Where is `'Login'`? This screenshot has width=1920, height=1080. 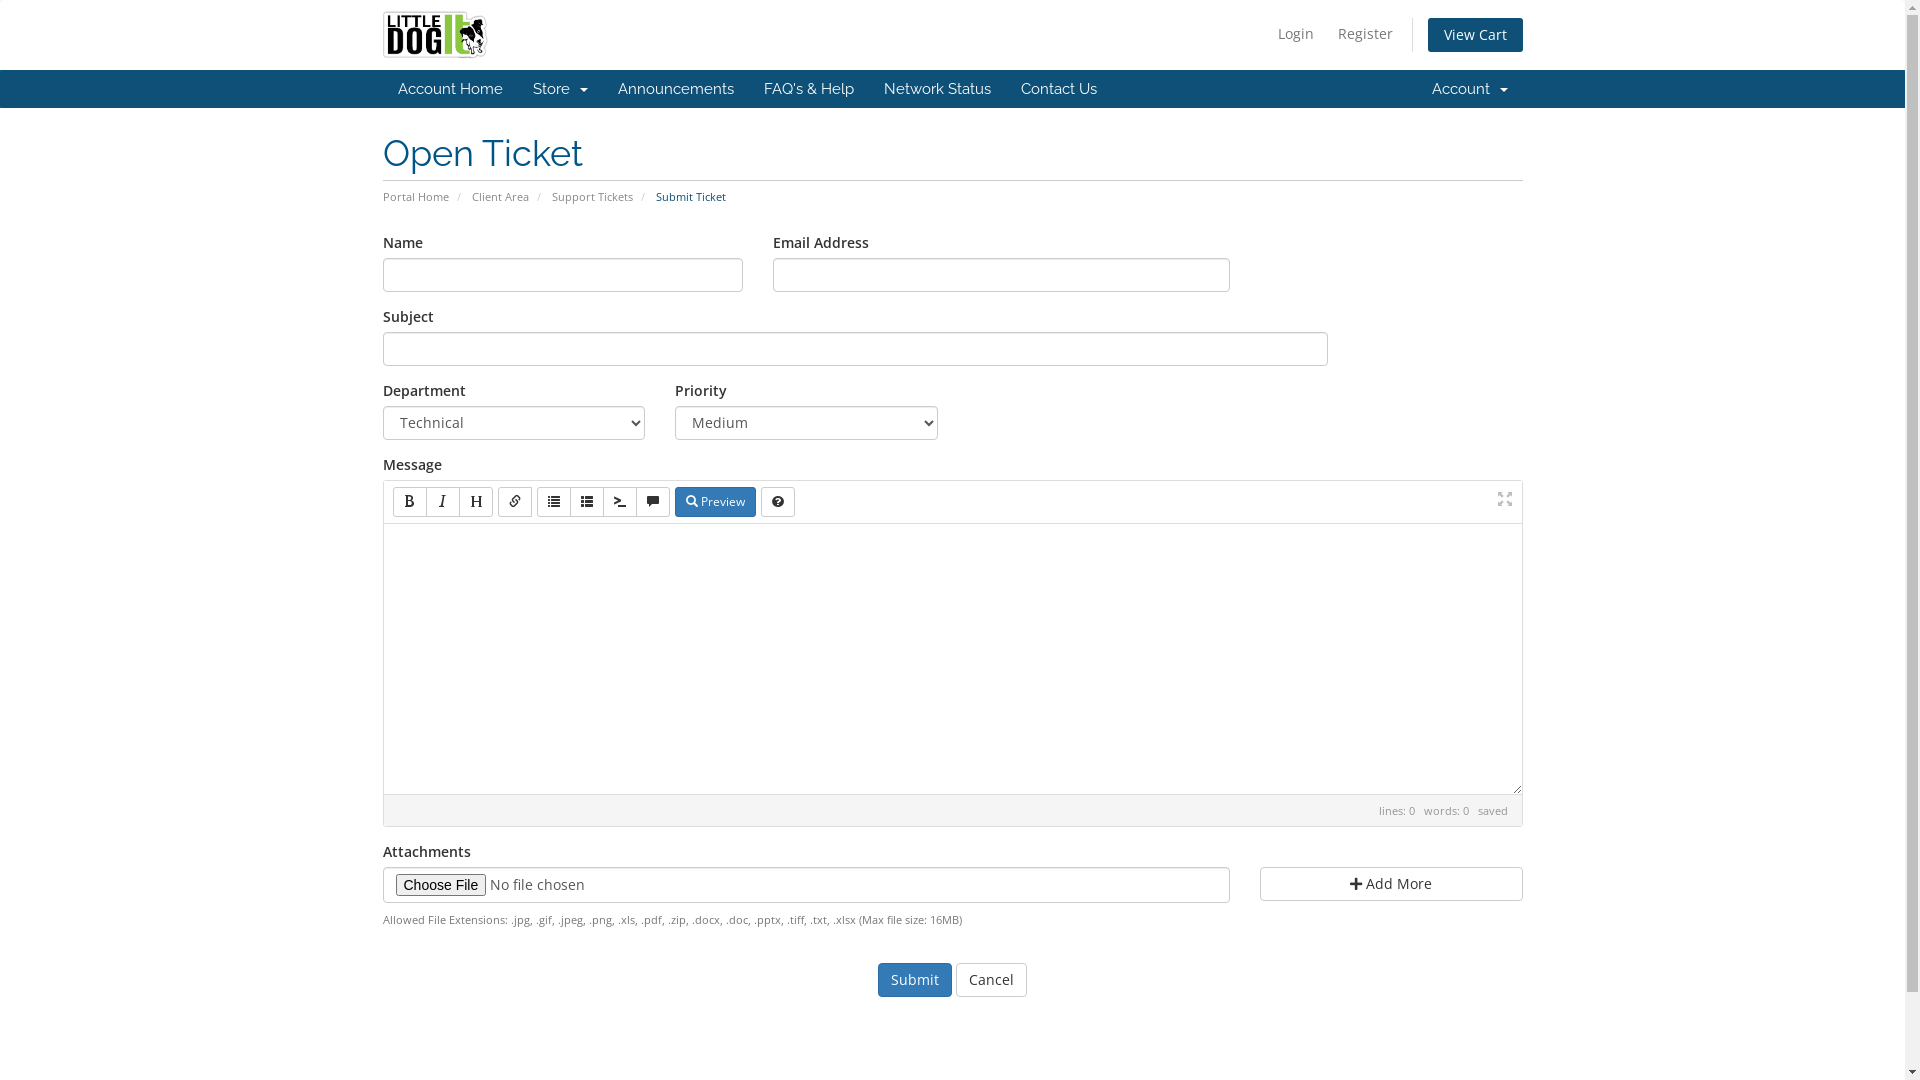
'Login' is located at coordinates (1296, 34).